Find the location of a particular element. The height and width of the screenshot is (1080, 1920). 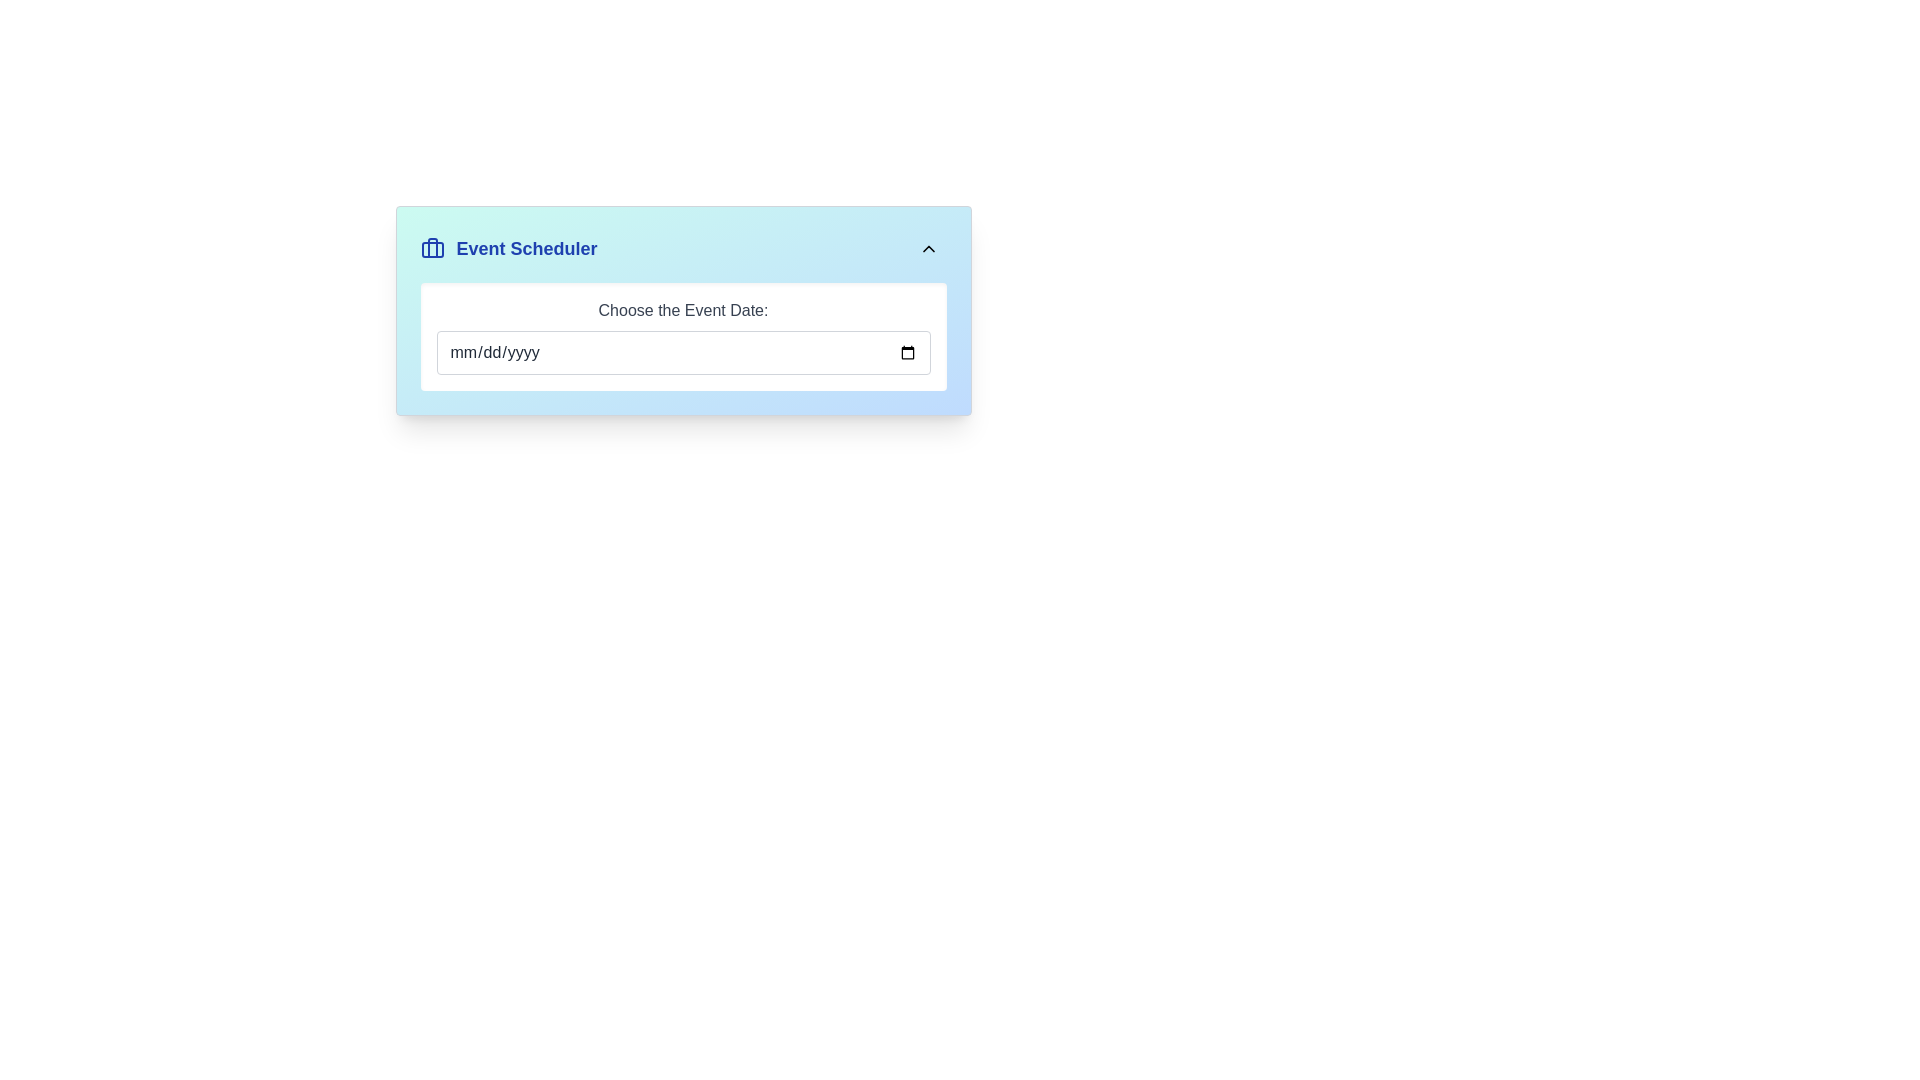

a date from the calendar widget associated with the centrally located Date Picker below the 'Event Scheduler' title is located at coordinates (683, 335).